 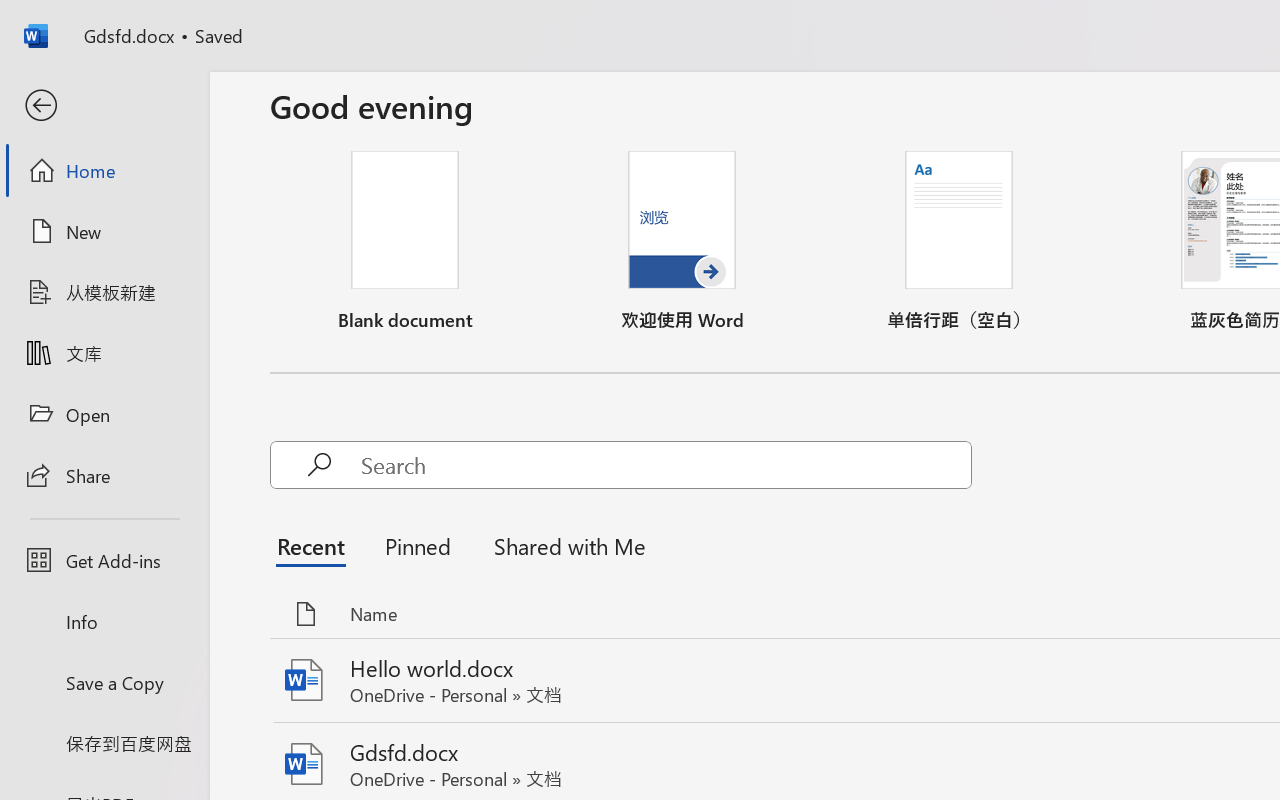 I want to click on 'Pinned', so click(x=416, y=546).